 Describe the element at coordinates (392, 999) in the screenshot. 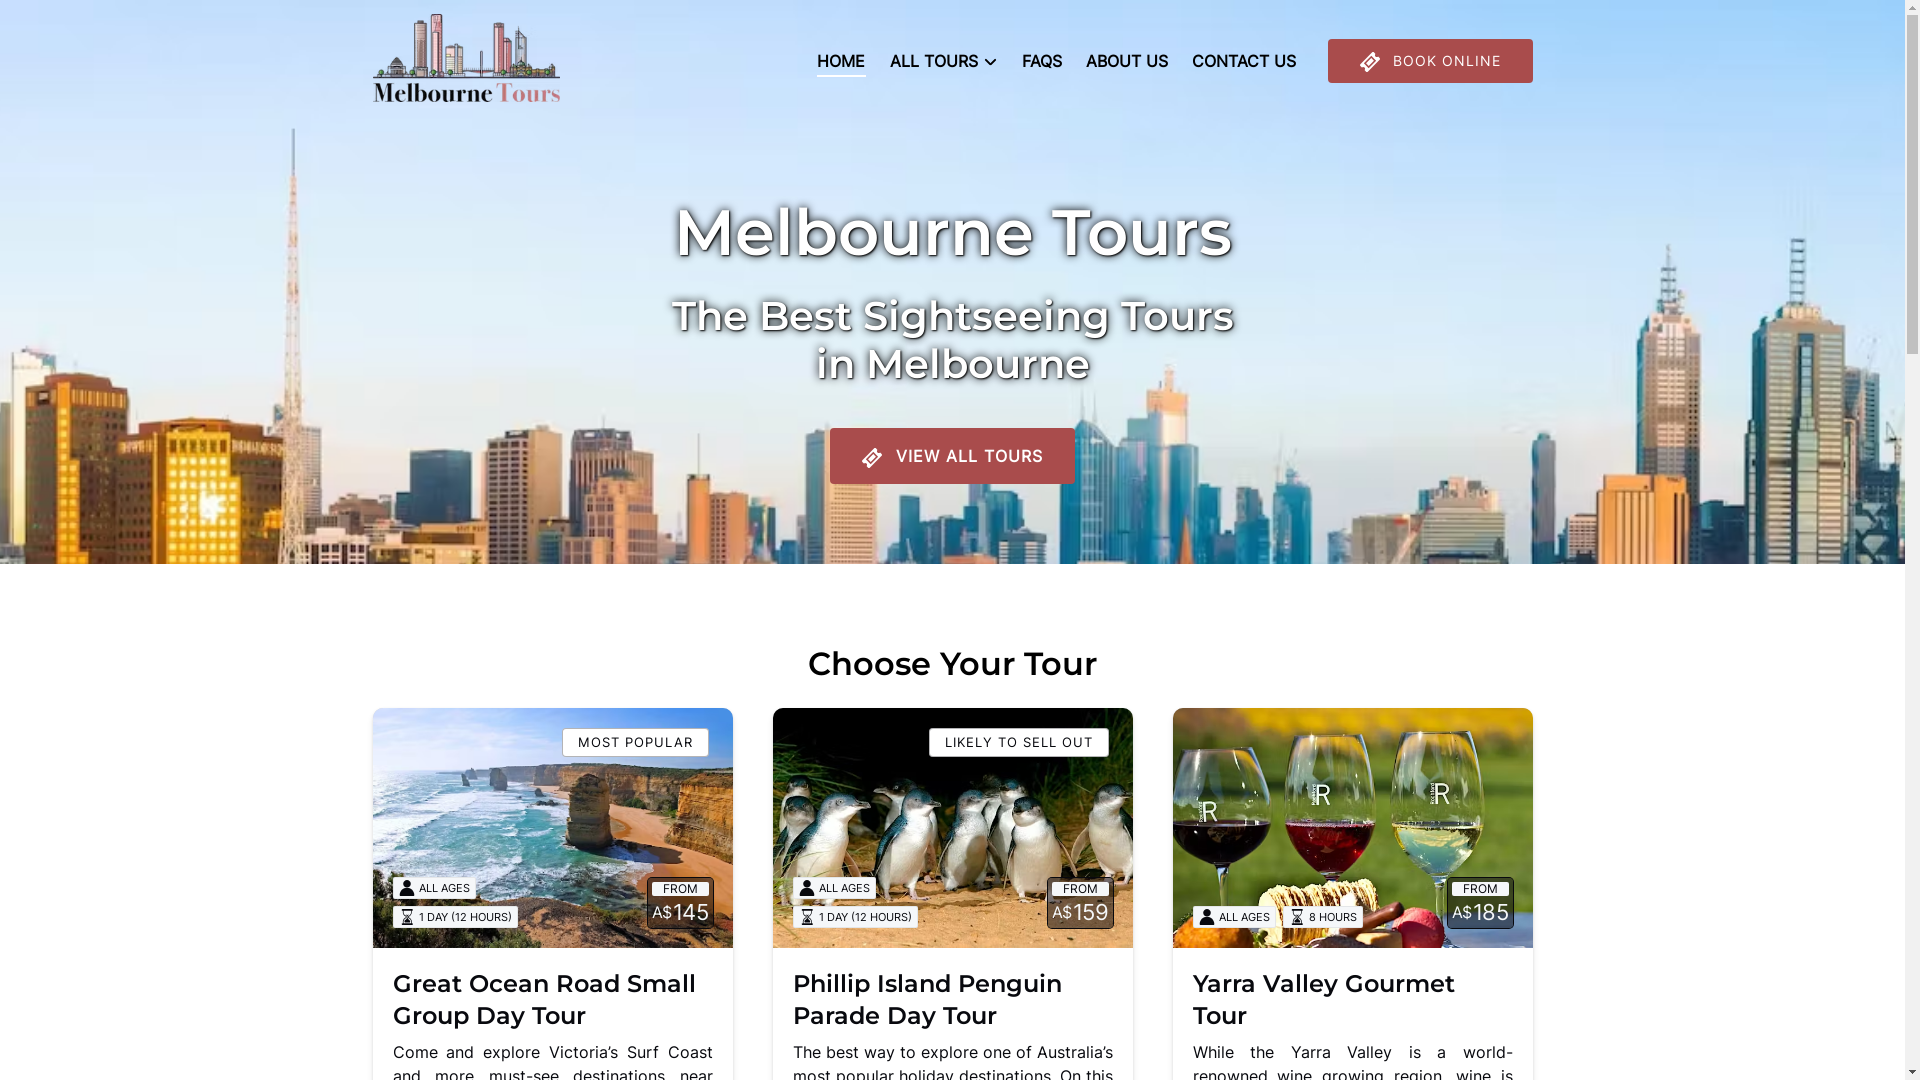

I see `'Great Ocean Road Small Group Day Tour'` at that location.